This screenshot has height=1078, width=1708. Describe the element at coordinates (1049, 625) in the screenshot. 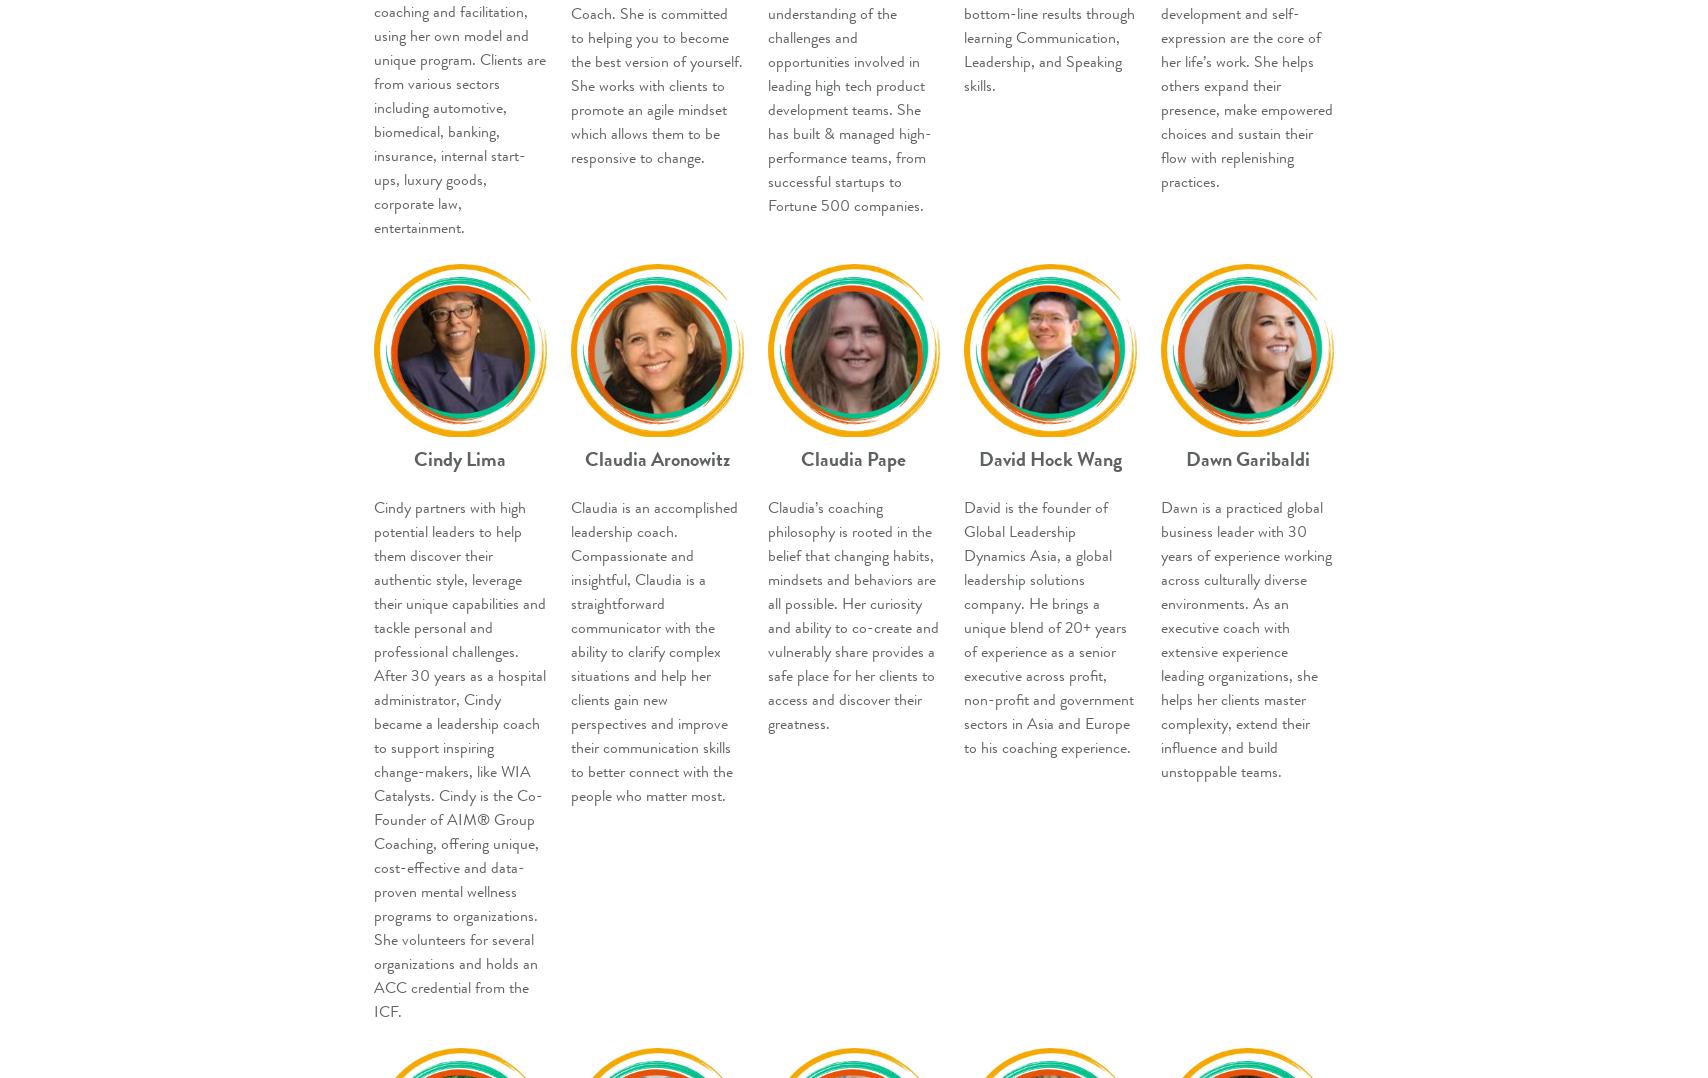

I see `'David is the founder of Global Leadership Dynamics Asia, a global leadership solutions company. He brings a unique blend of 20+ years of experience as a senior executive across profit, non-profit and government sectors in Asia and Europe to his coaching experience.'` at that location.